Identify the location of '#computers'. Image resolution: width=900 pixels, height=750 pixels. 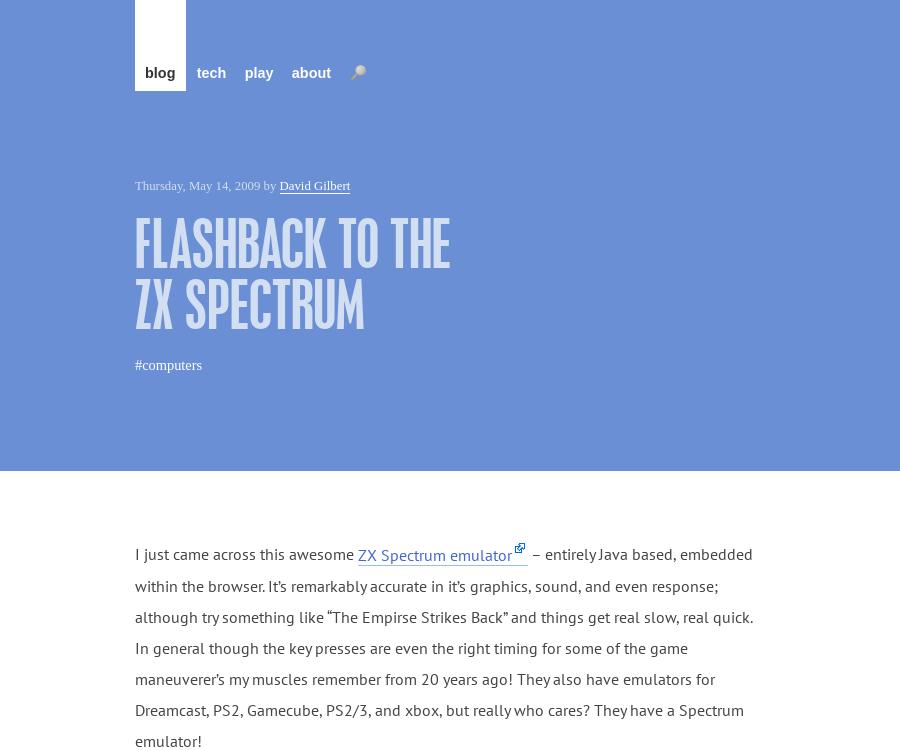
(168, 364).